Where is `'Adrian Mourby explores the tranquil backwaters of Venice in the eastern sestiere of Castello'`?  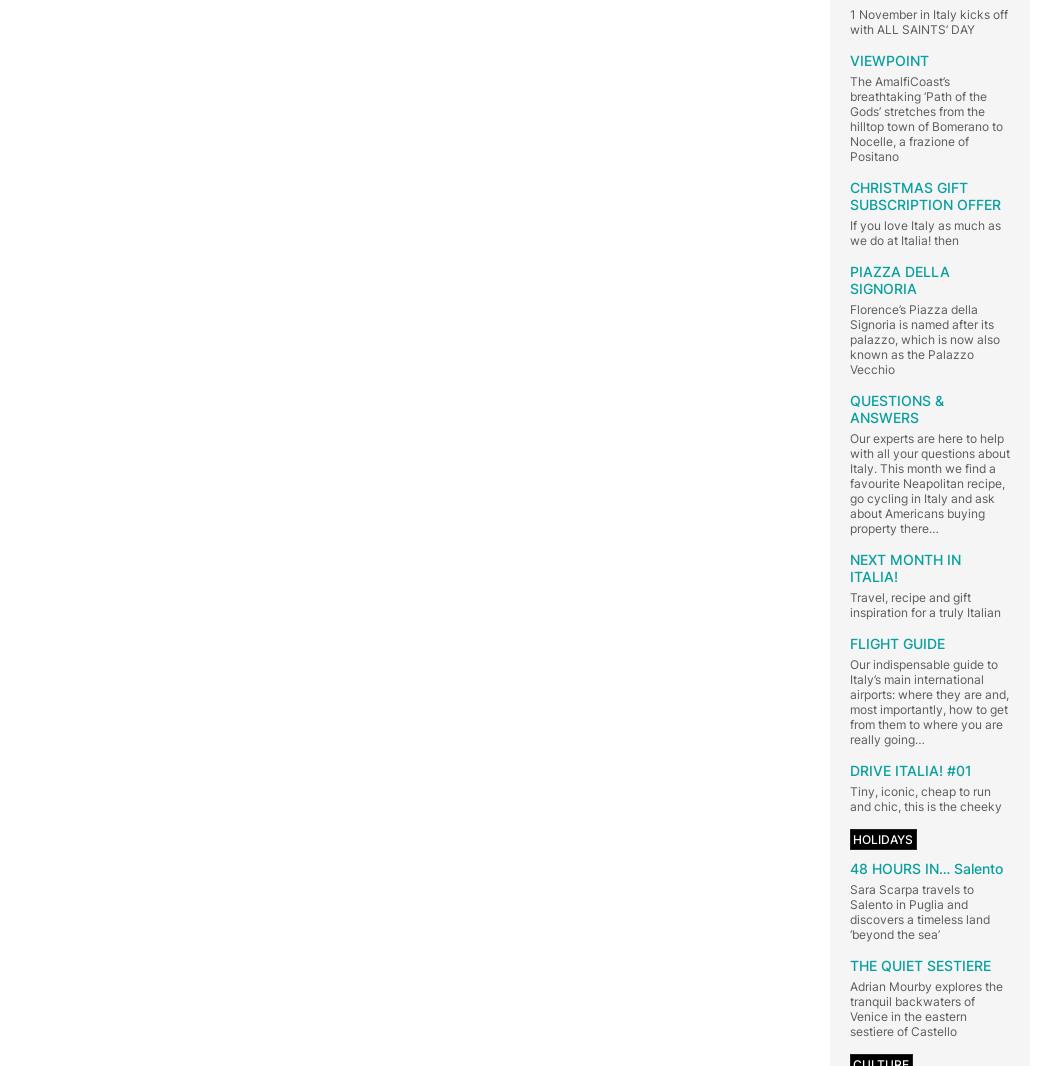 'Adrian Mourby explores the tranquil backwaters of Venice in the eastern sestiere of Castello' is located at coordinates (926, 1008).